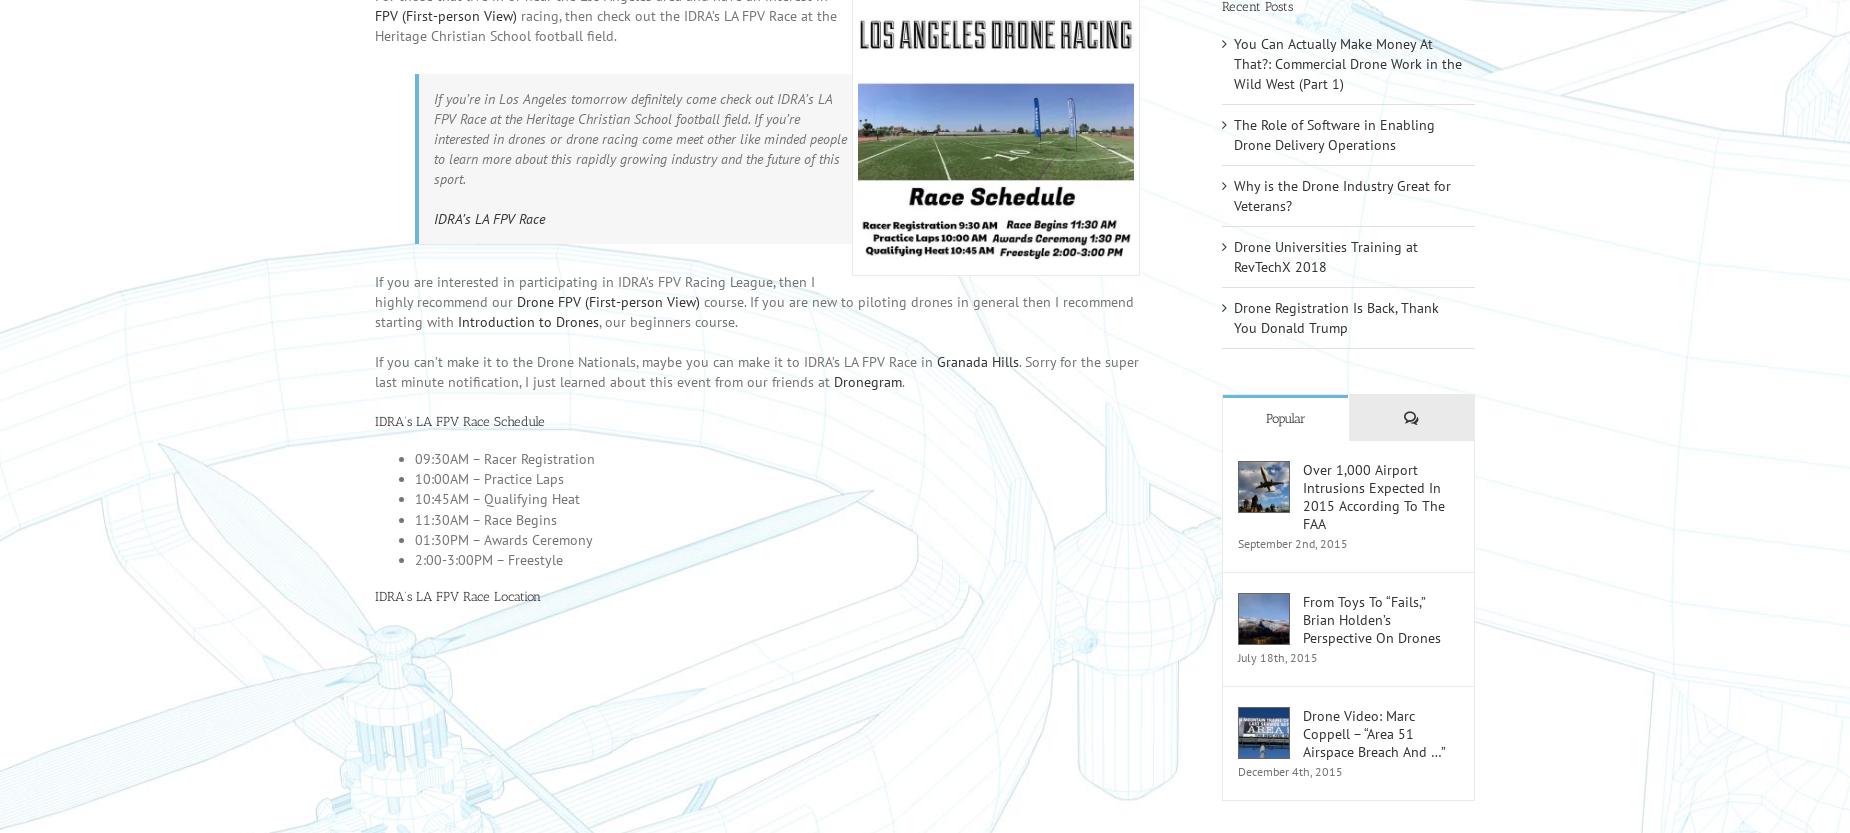 This screenshot has height=833, width=1850. I want to click on 'Drone Video: Marc Coppell – “Area 51 Airspace Breach And …”', so click(1373, 761).